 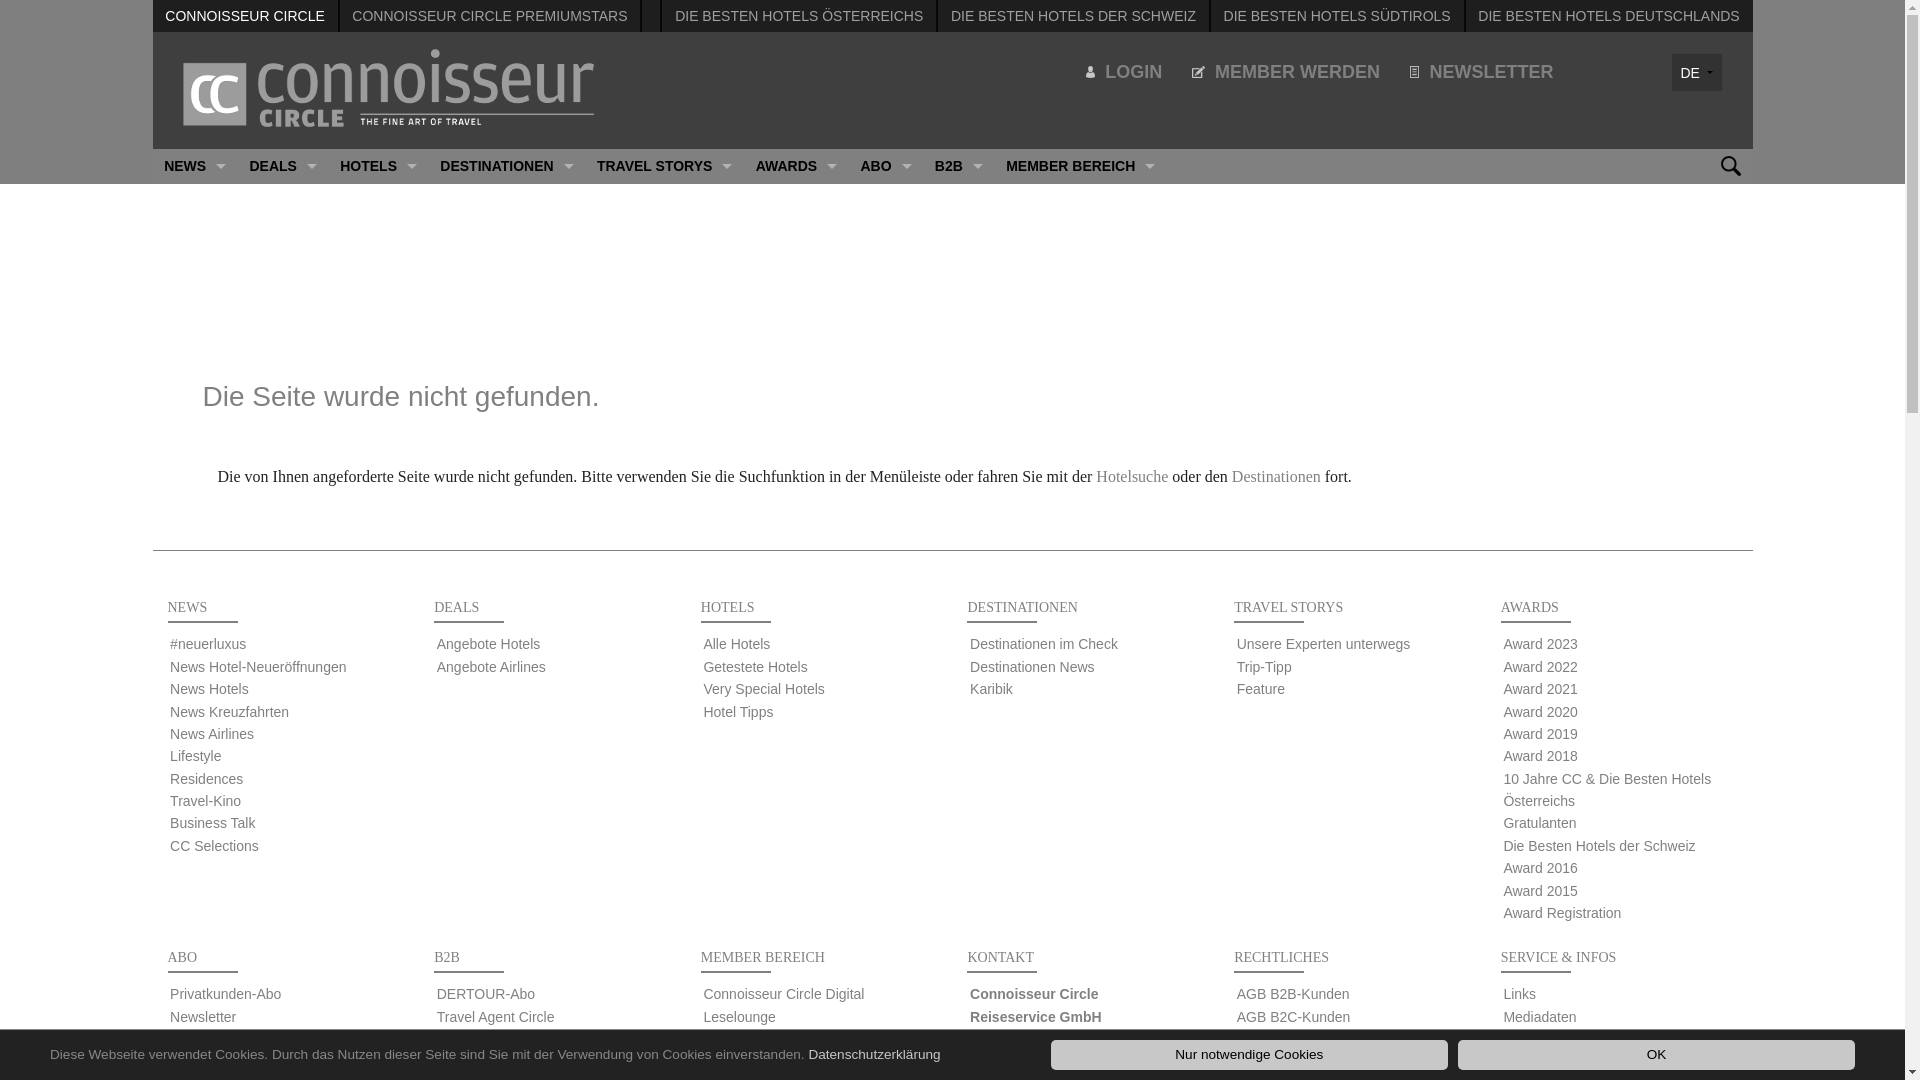 What do you see at coordinates (1538, 1017) in the screenshot?
I see `'Mediadaten'` at bounding box center [1538, 1017].